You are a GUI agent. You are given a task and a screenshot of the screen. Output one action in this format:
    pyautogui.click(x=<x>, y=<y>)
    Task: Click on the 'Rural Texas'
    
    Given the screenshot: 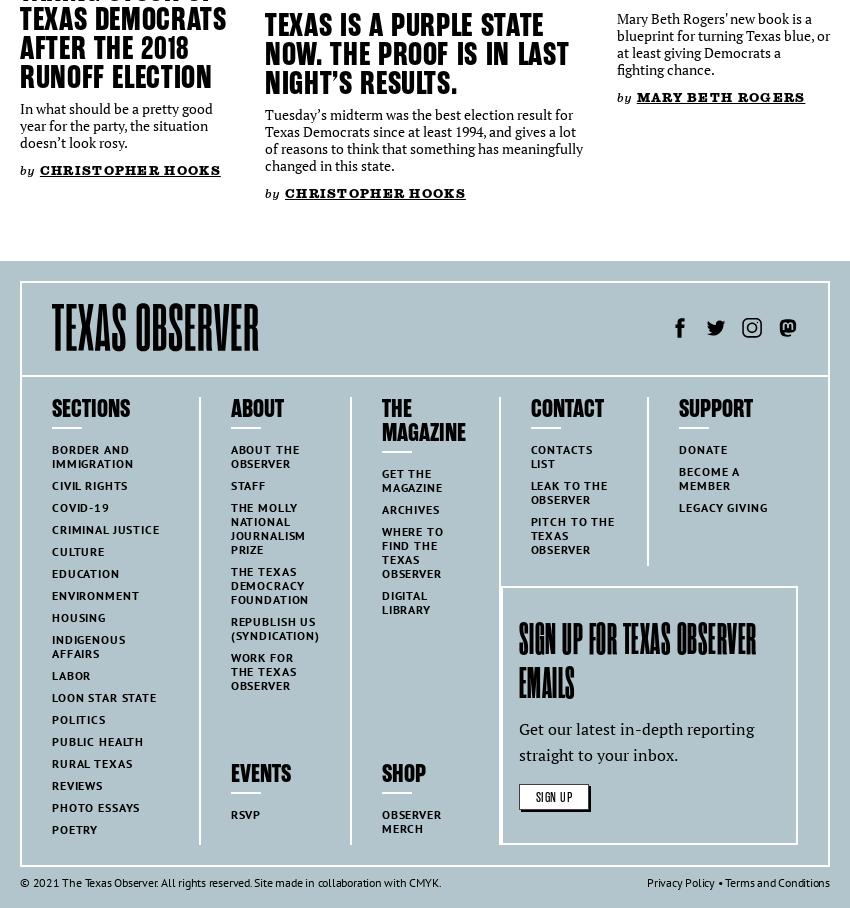 What is the action you would take?
    pyautogui.click(x=90, y=762)
    